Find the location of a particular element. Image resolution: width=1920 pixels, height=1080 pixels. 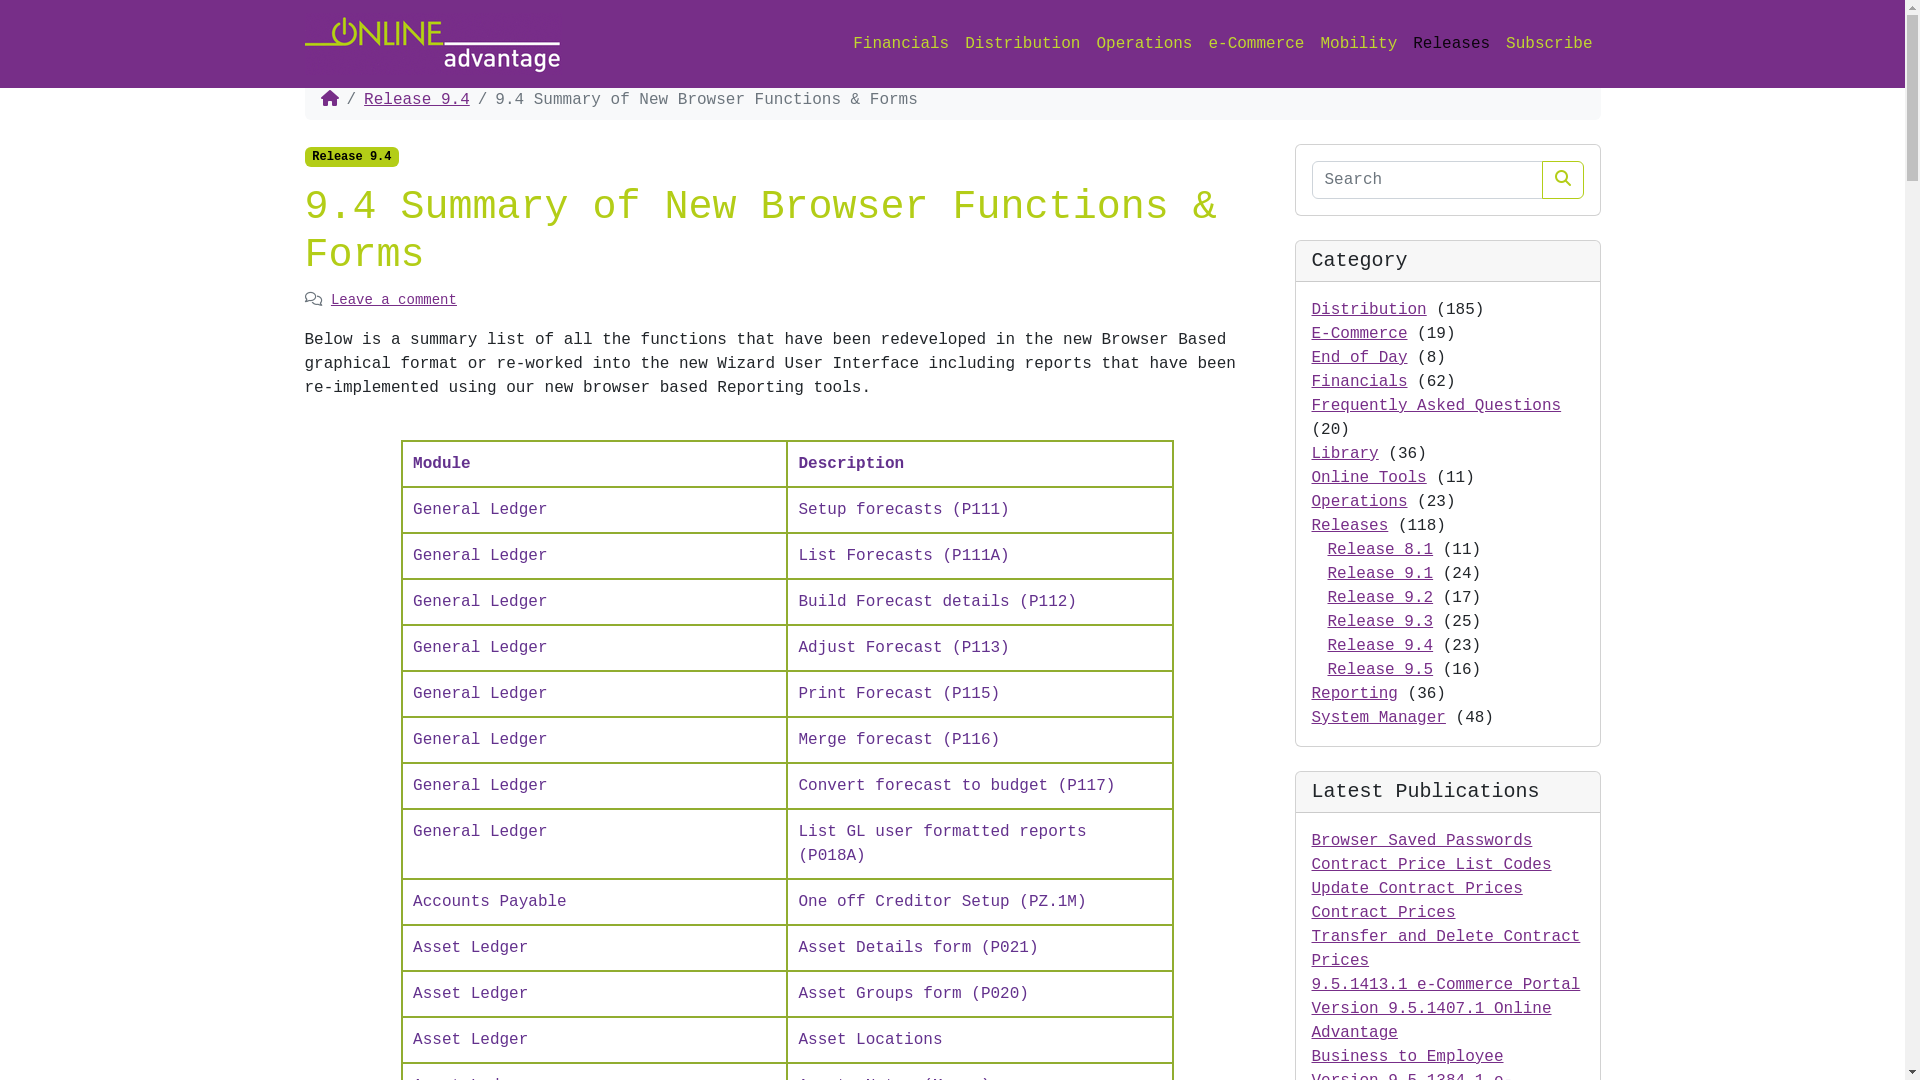

'Contract Prices' is located at coordinates (1311, 913).